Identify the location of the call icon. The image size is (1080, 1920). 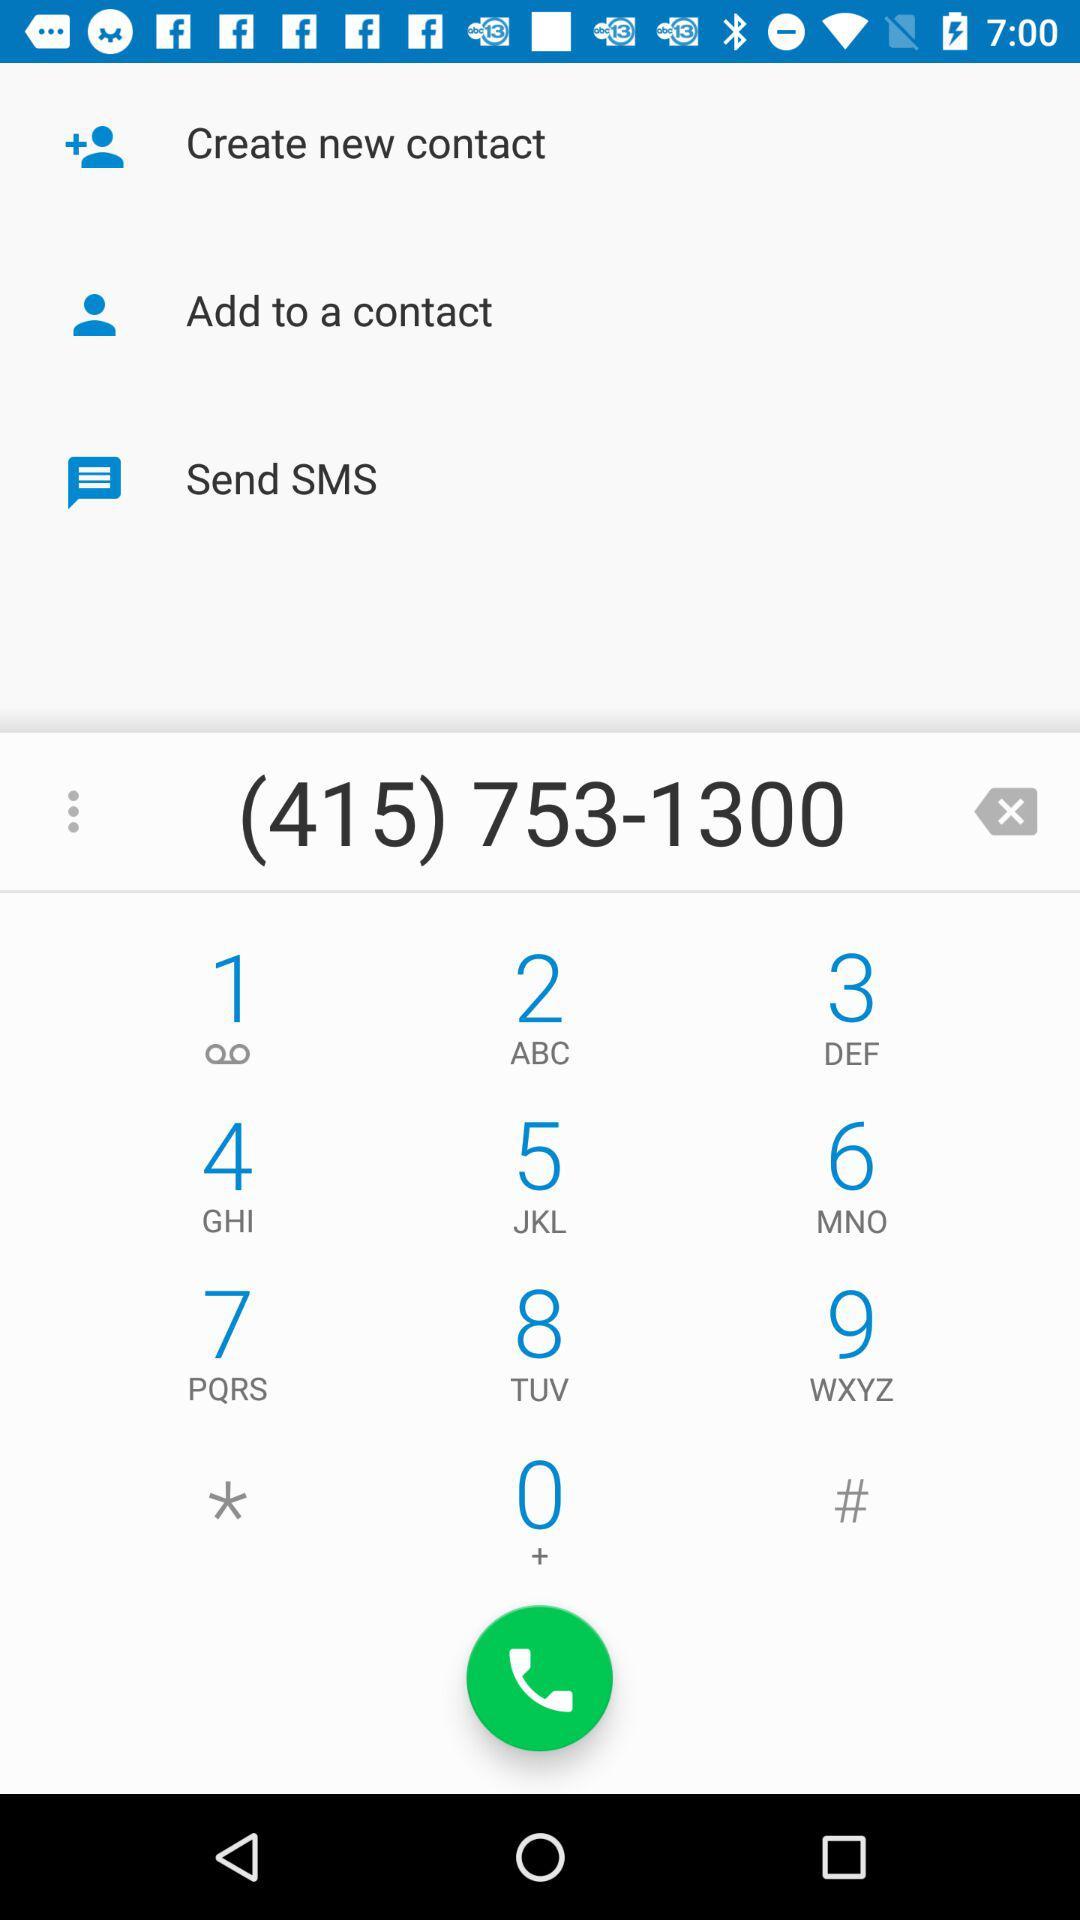
(540, 1678).